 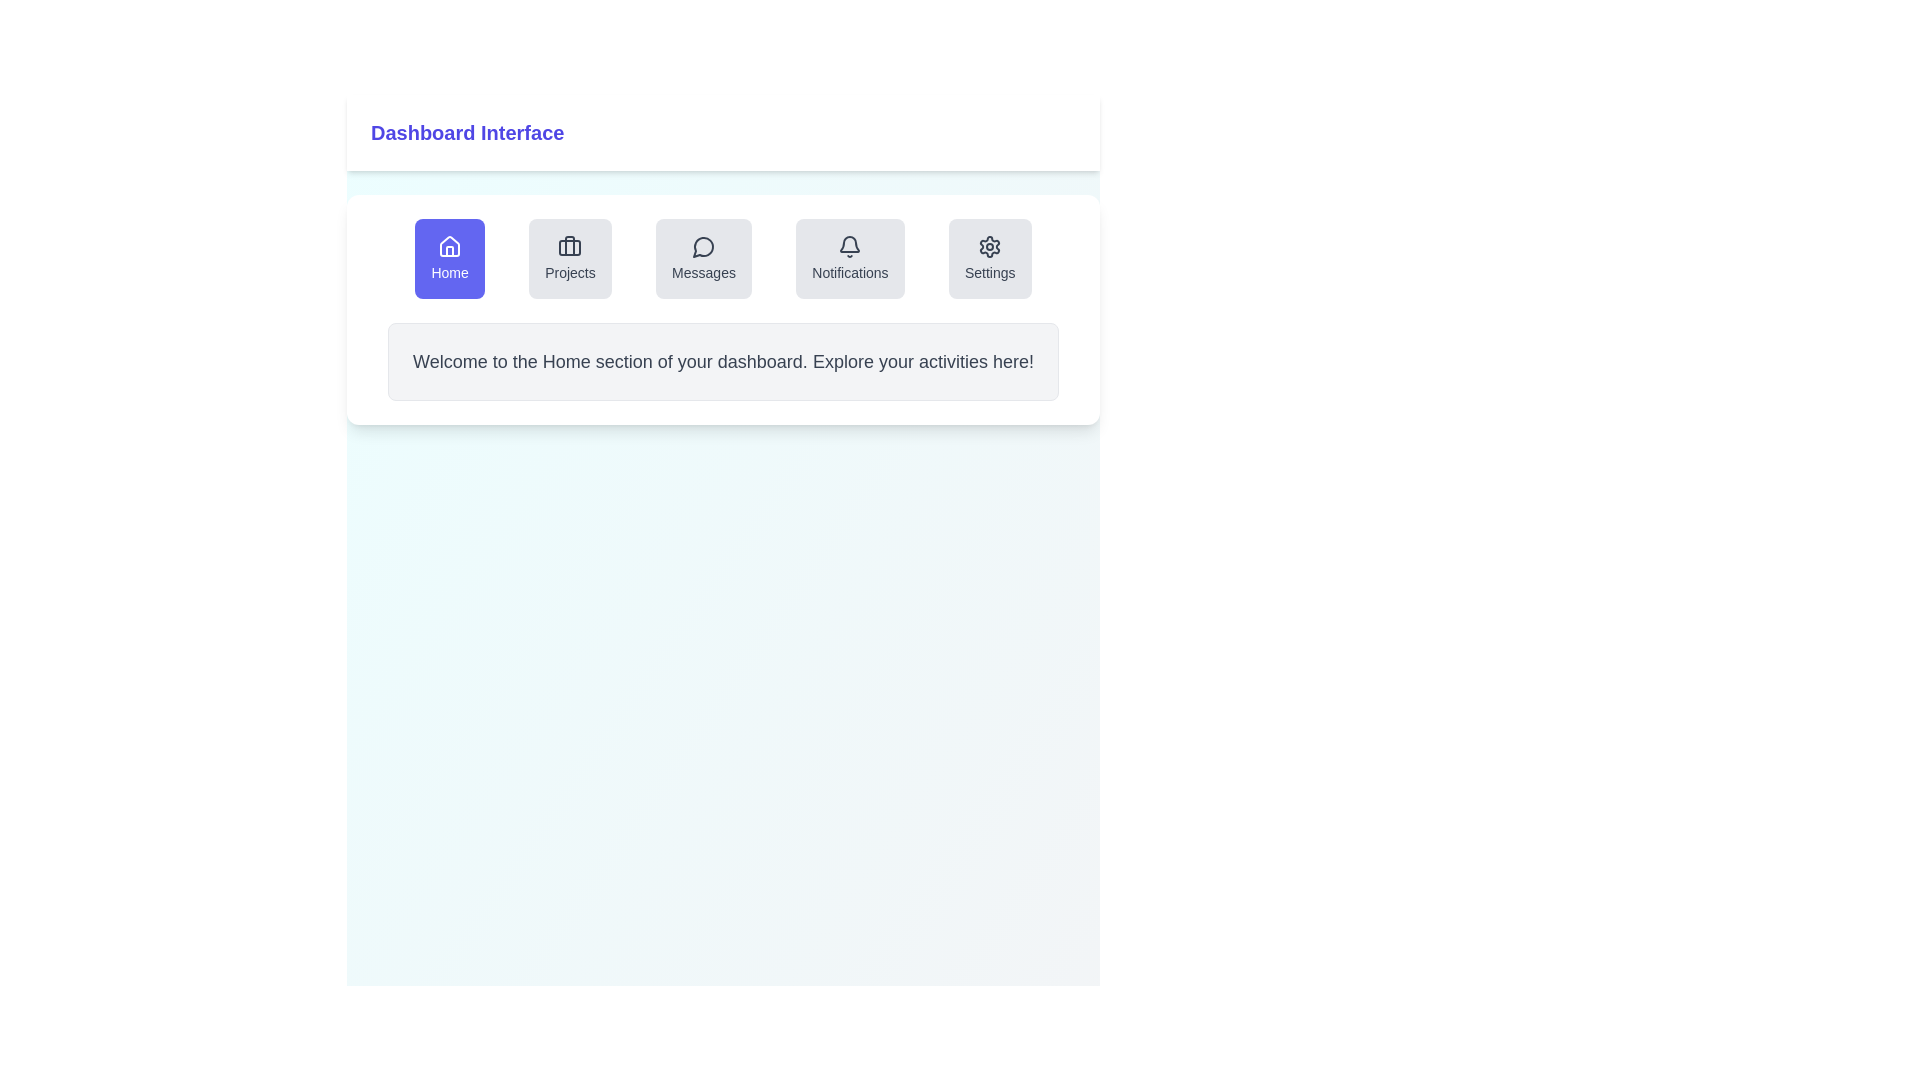 What do you see at coordinates (722, 362) in the screenshot?
I see `the welcome text block that provides a brief description of the Home section's purpose, guiding users` at bounding box center [722, 362].